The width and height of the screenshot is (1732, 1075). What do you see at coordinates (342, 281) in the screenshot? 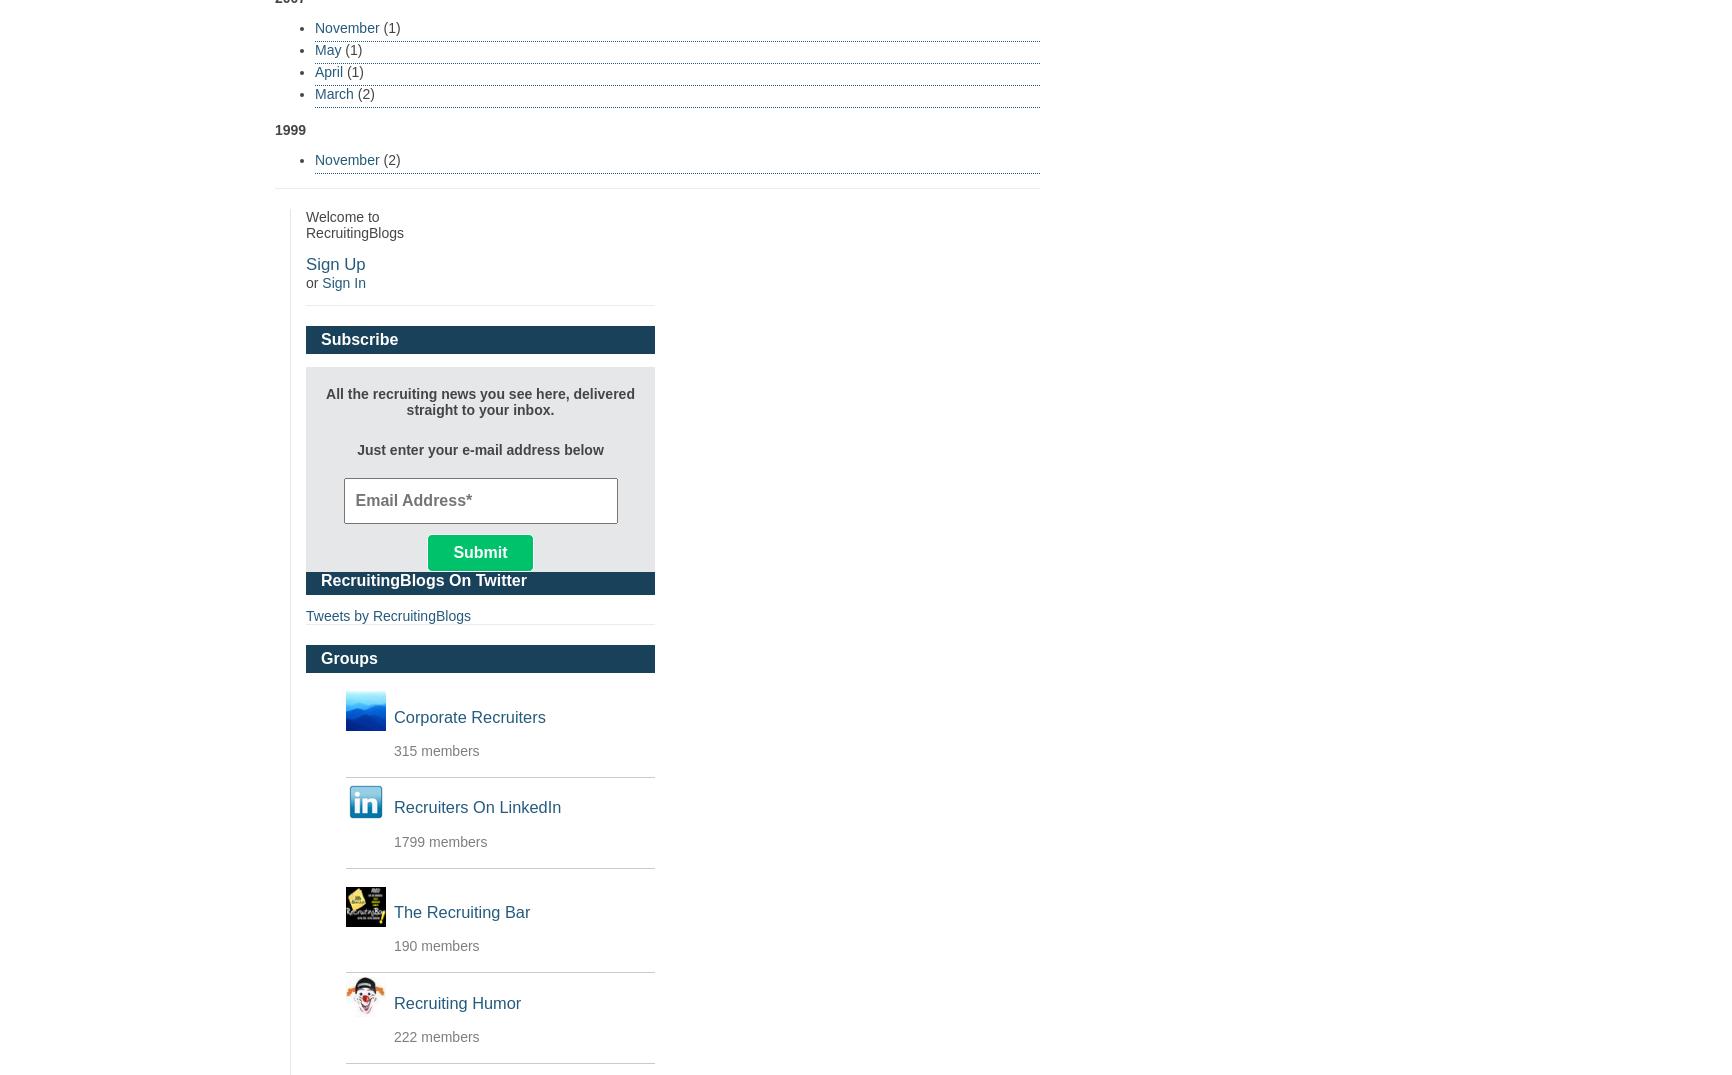
I see `'Sign In'` at bounding box center [342, 281].